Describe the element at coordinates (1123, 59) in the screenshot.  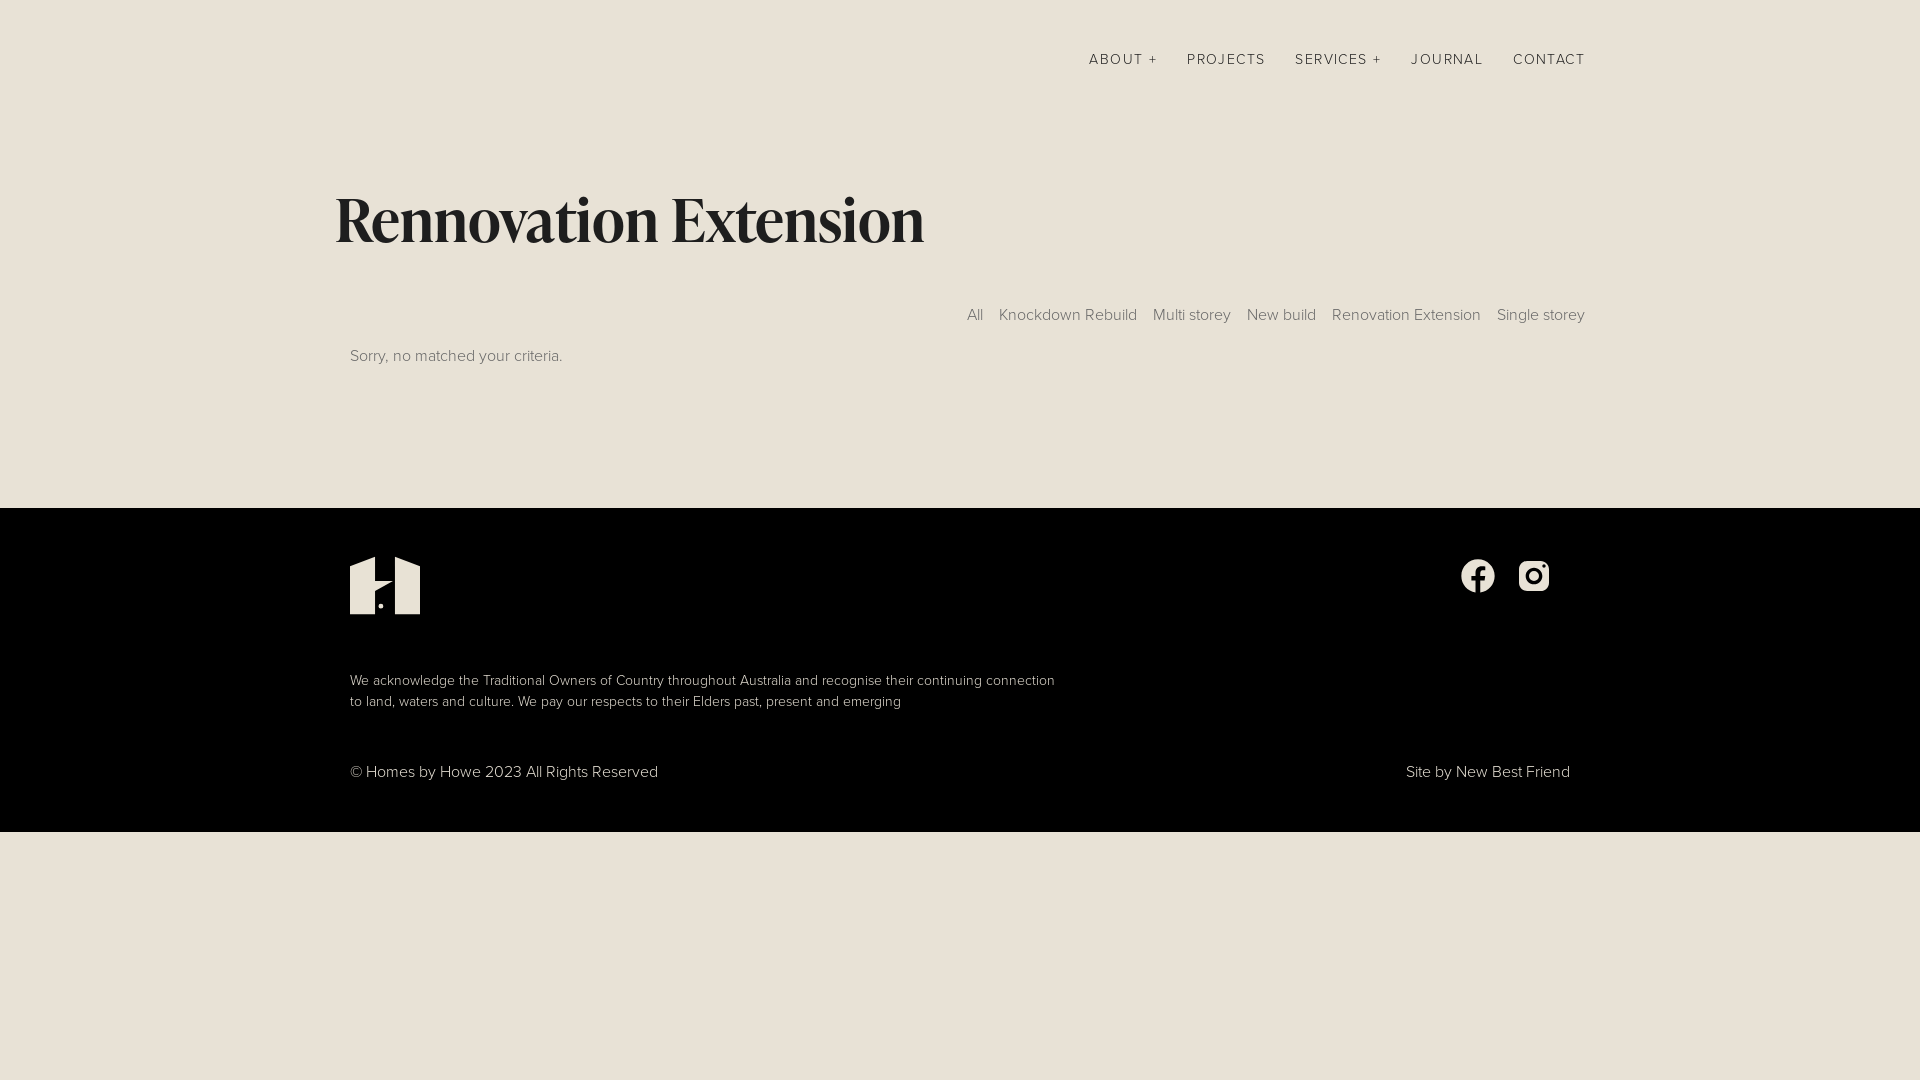
I see `'ABOUT'` at that location.